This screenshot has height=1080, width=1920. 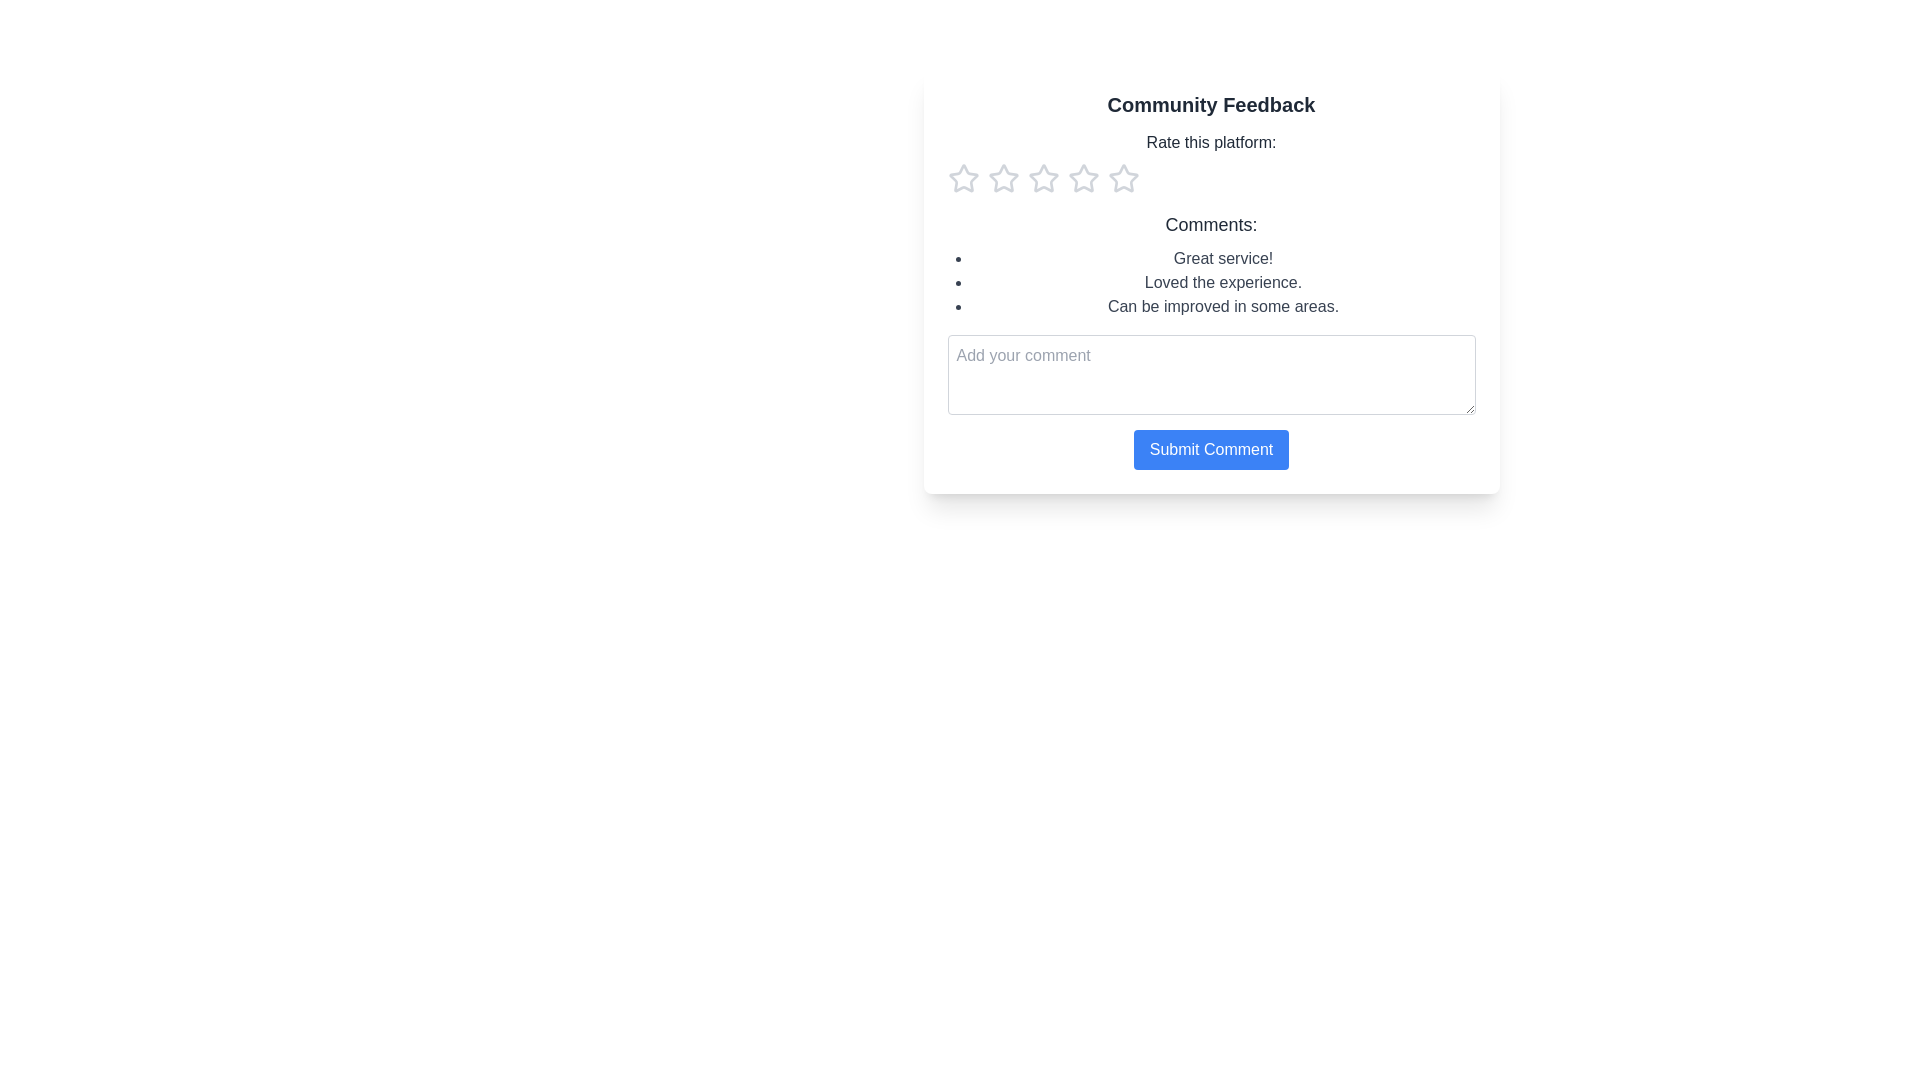 I want to click on the first hollow gray star icon in the rating section labeled 'Rate this platform', so click(x=963, y=177).